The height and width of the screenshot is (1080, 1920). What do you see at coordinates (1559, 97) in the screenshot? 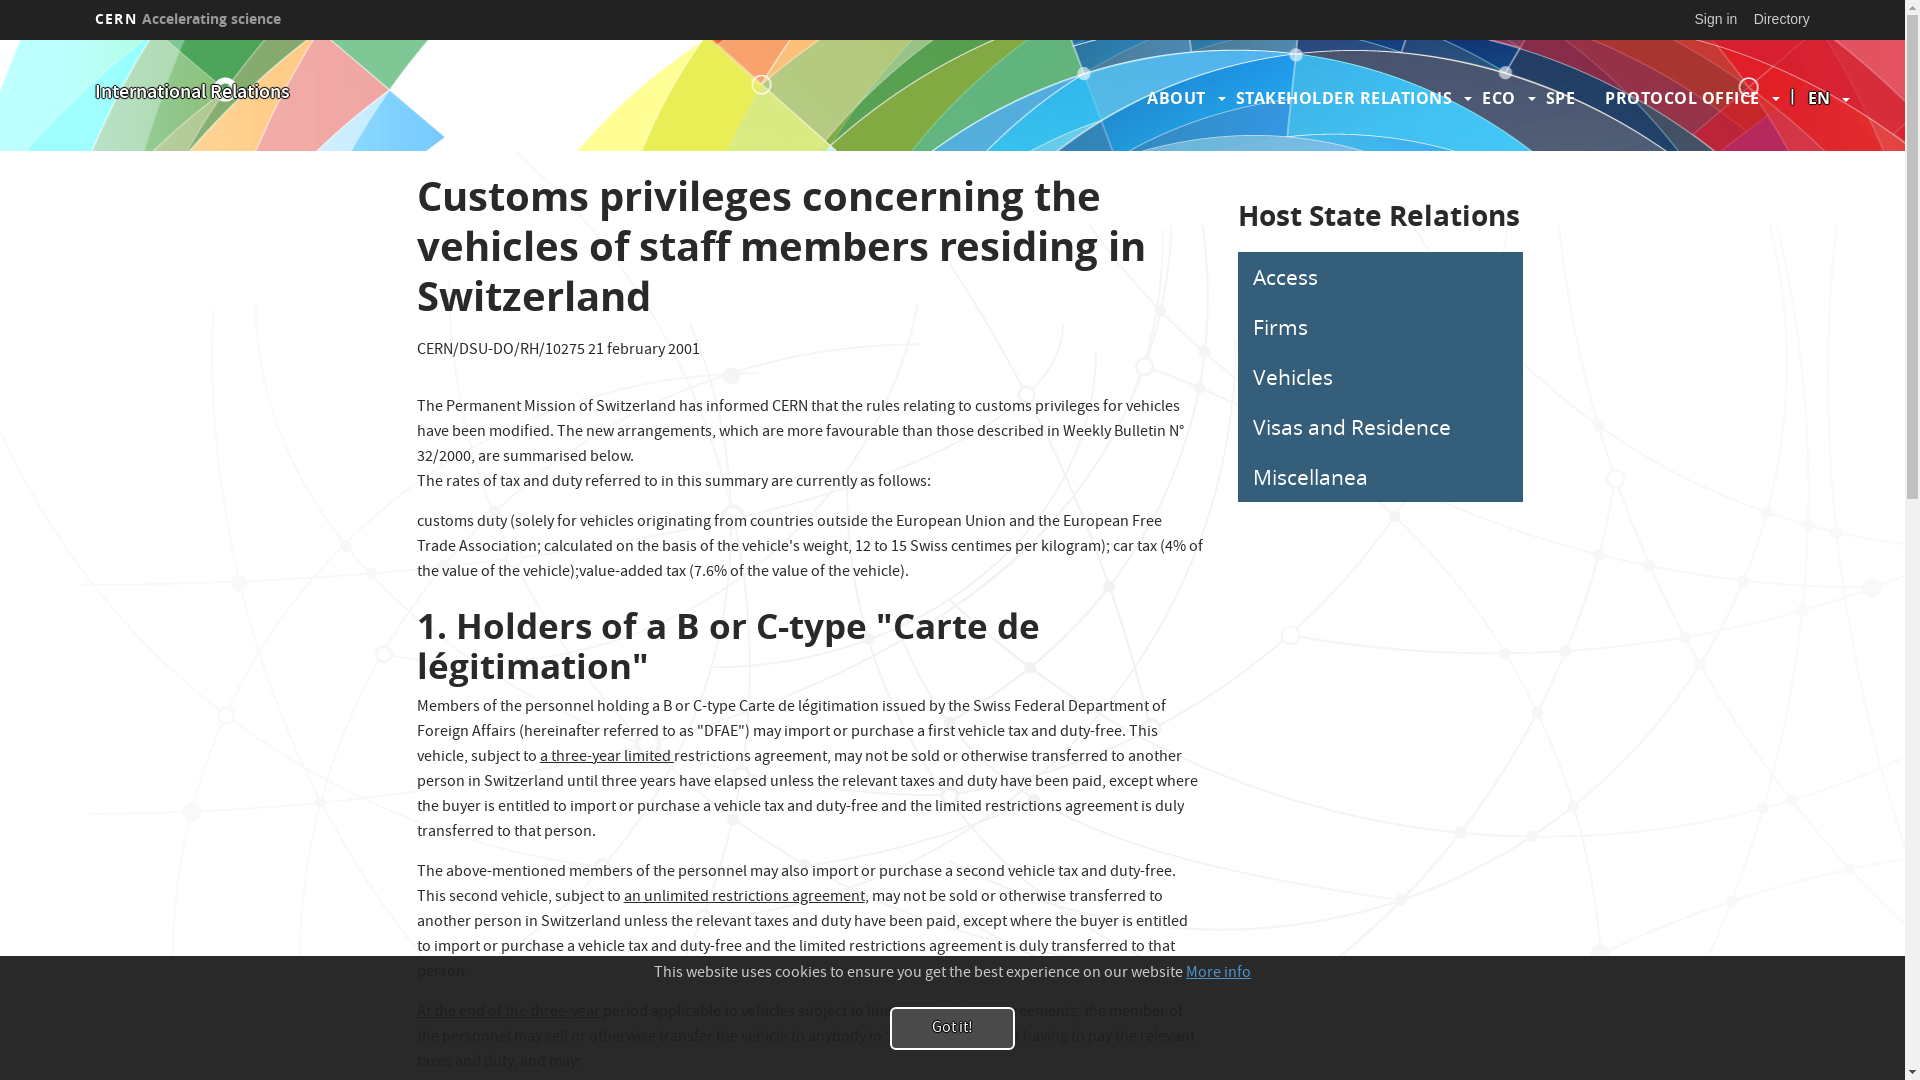
I see `'SPE'` at bounding box center [1559, 97].